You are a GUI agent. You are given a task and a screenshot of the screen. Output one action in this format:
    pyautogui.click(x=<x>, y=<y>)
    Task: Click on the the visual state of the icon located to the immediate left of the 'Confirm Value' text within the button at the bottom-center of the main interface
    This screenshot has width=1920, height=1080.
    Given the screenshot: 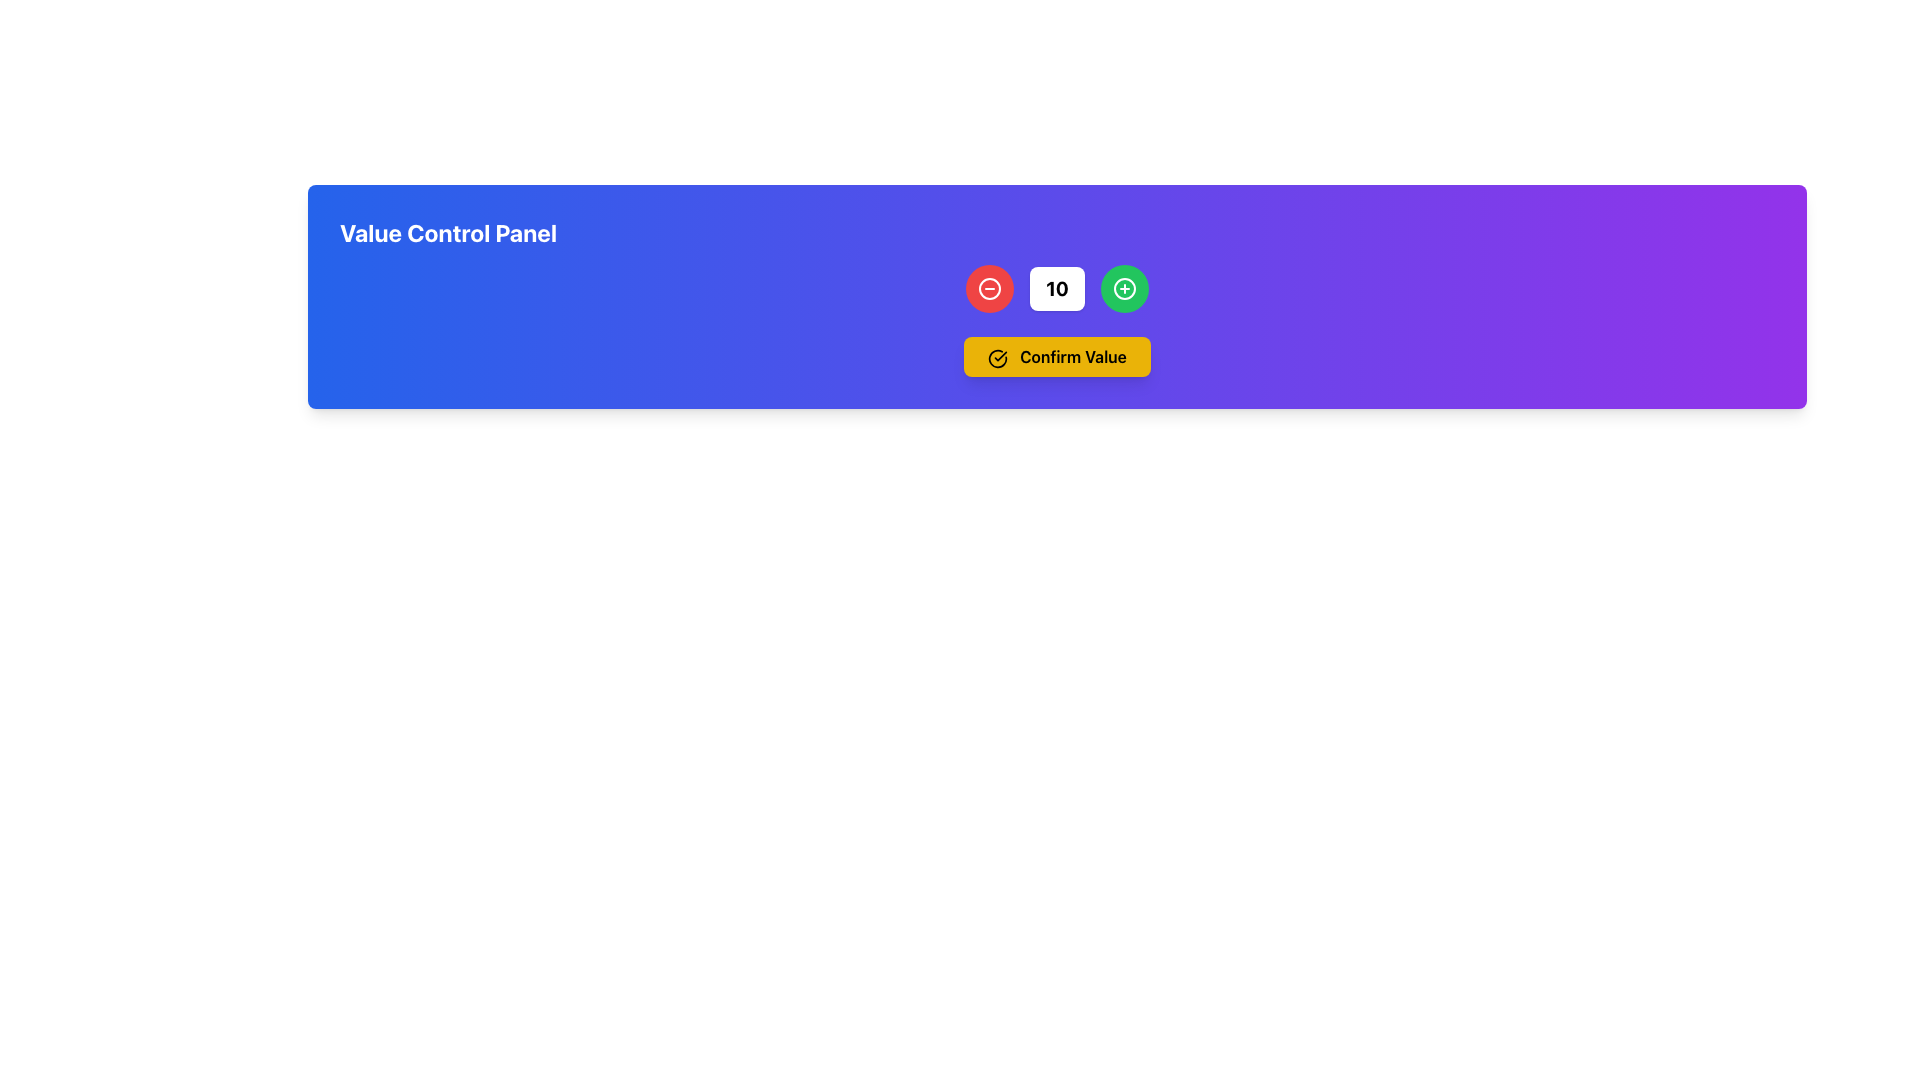 What is the action you would take?
    pyautogui.click(x=998, y=357)
    